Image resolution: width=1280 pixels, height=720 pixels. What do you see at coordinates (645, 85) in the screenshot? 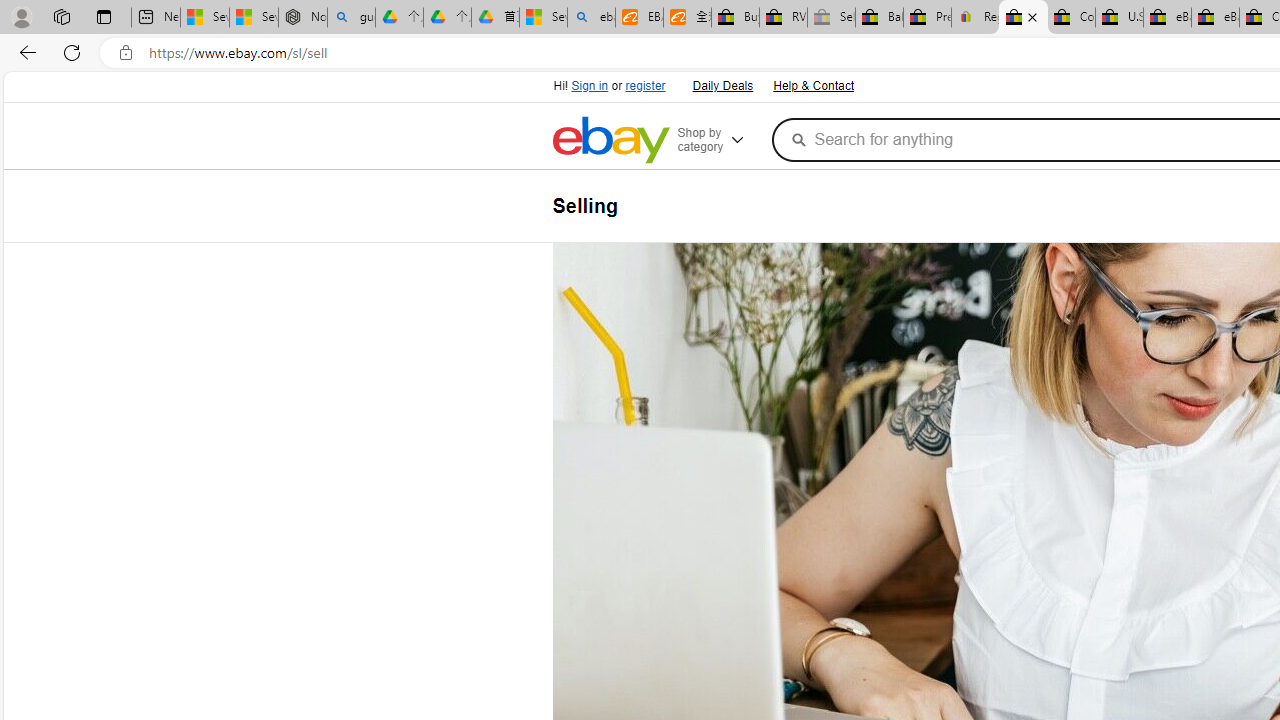
I see `'register'` at bounding box center [645, 85].